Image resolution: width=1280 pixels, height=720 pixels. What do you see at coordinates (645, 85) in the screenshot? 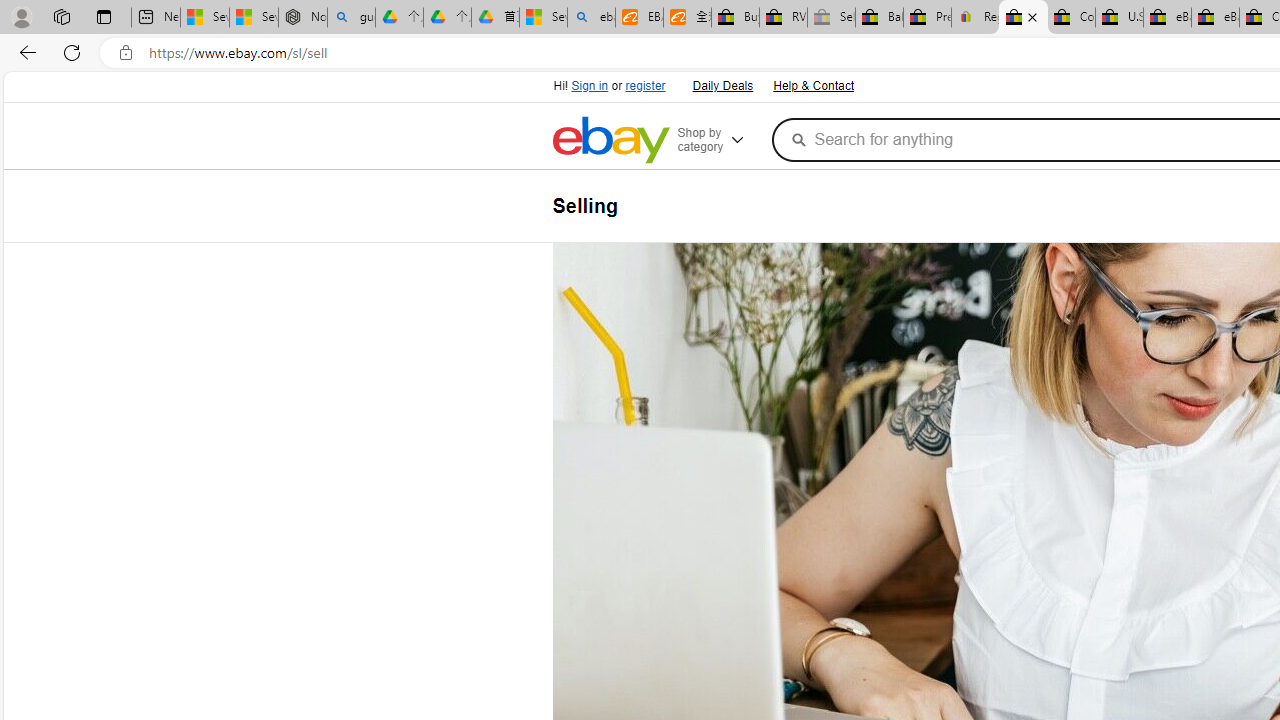
I see `'register'` at bounding box center [645, 85].